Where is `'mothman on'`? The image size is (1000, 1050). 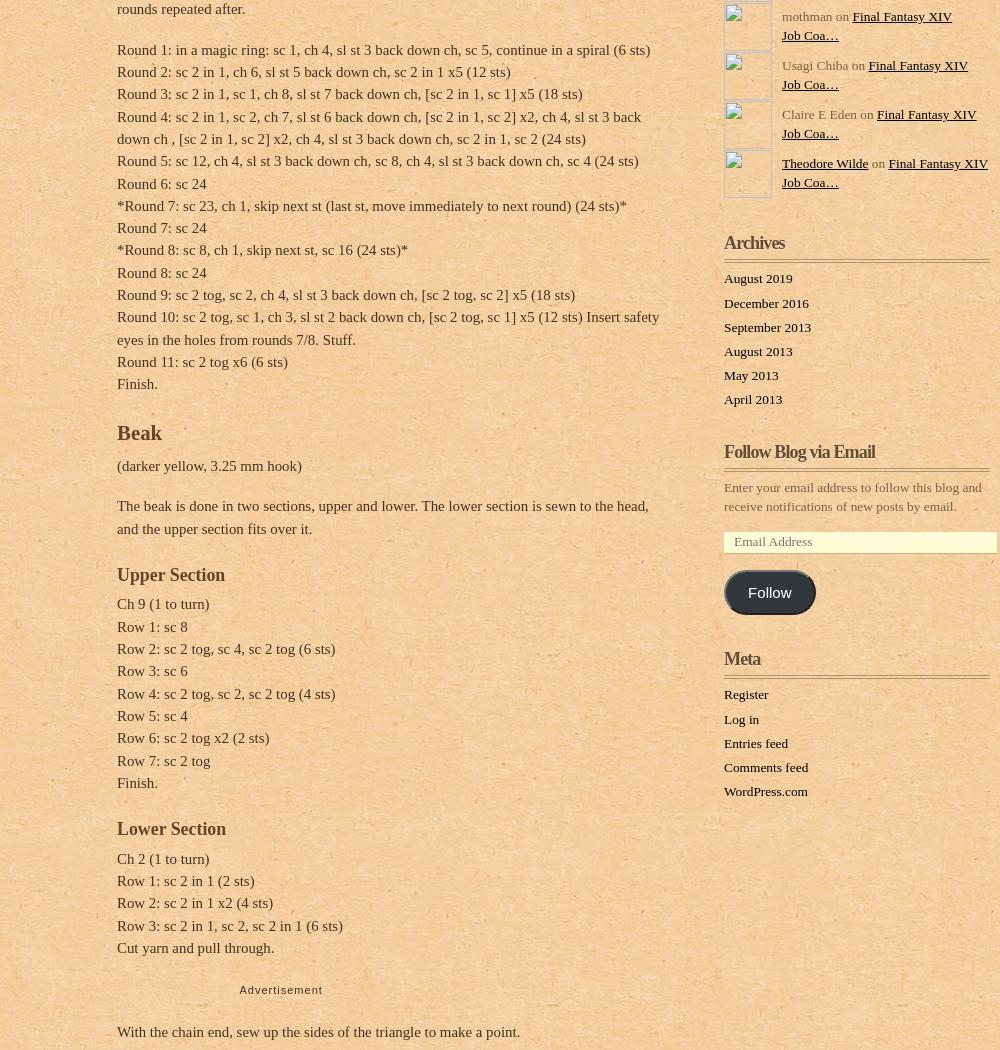 'mothman on' is located at coordinates (816, 16).